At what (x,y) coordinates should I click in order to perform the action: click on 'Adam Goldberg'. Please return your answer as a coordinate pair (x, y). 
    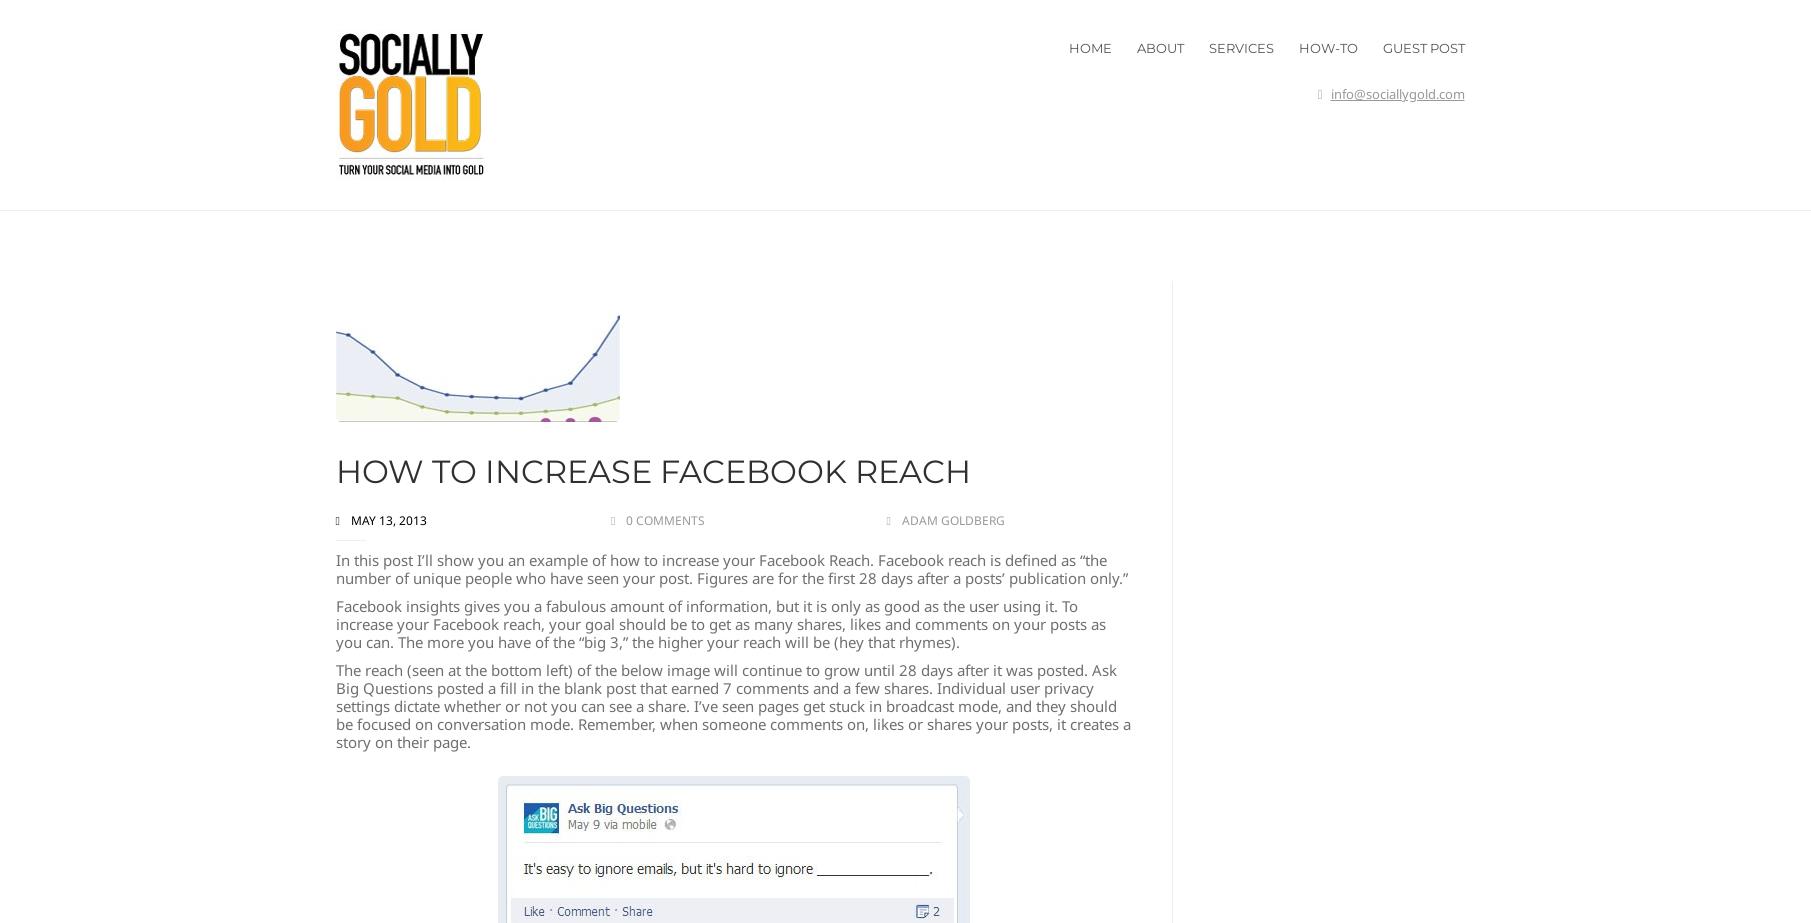
    Looking at the image, I should click on (900, 519).